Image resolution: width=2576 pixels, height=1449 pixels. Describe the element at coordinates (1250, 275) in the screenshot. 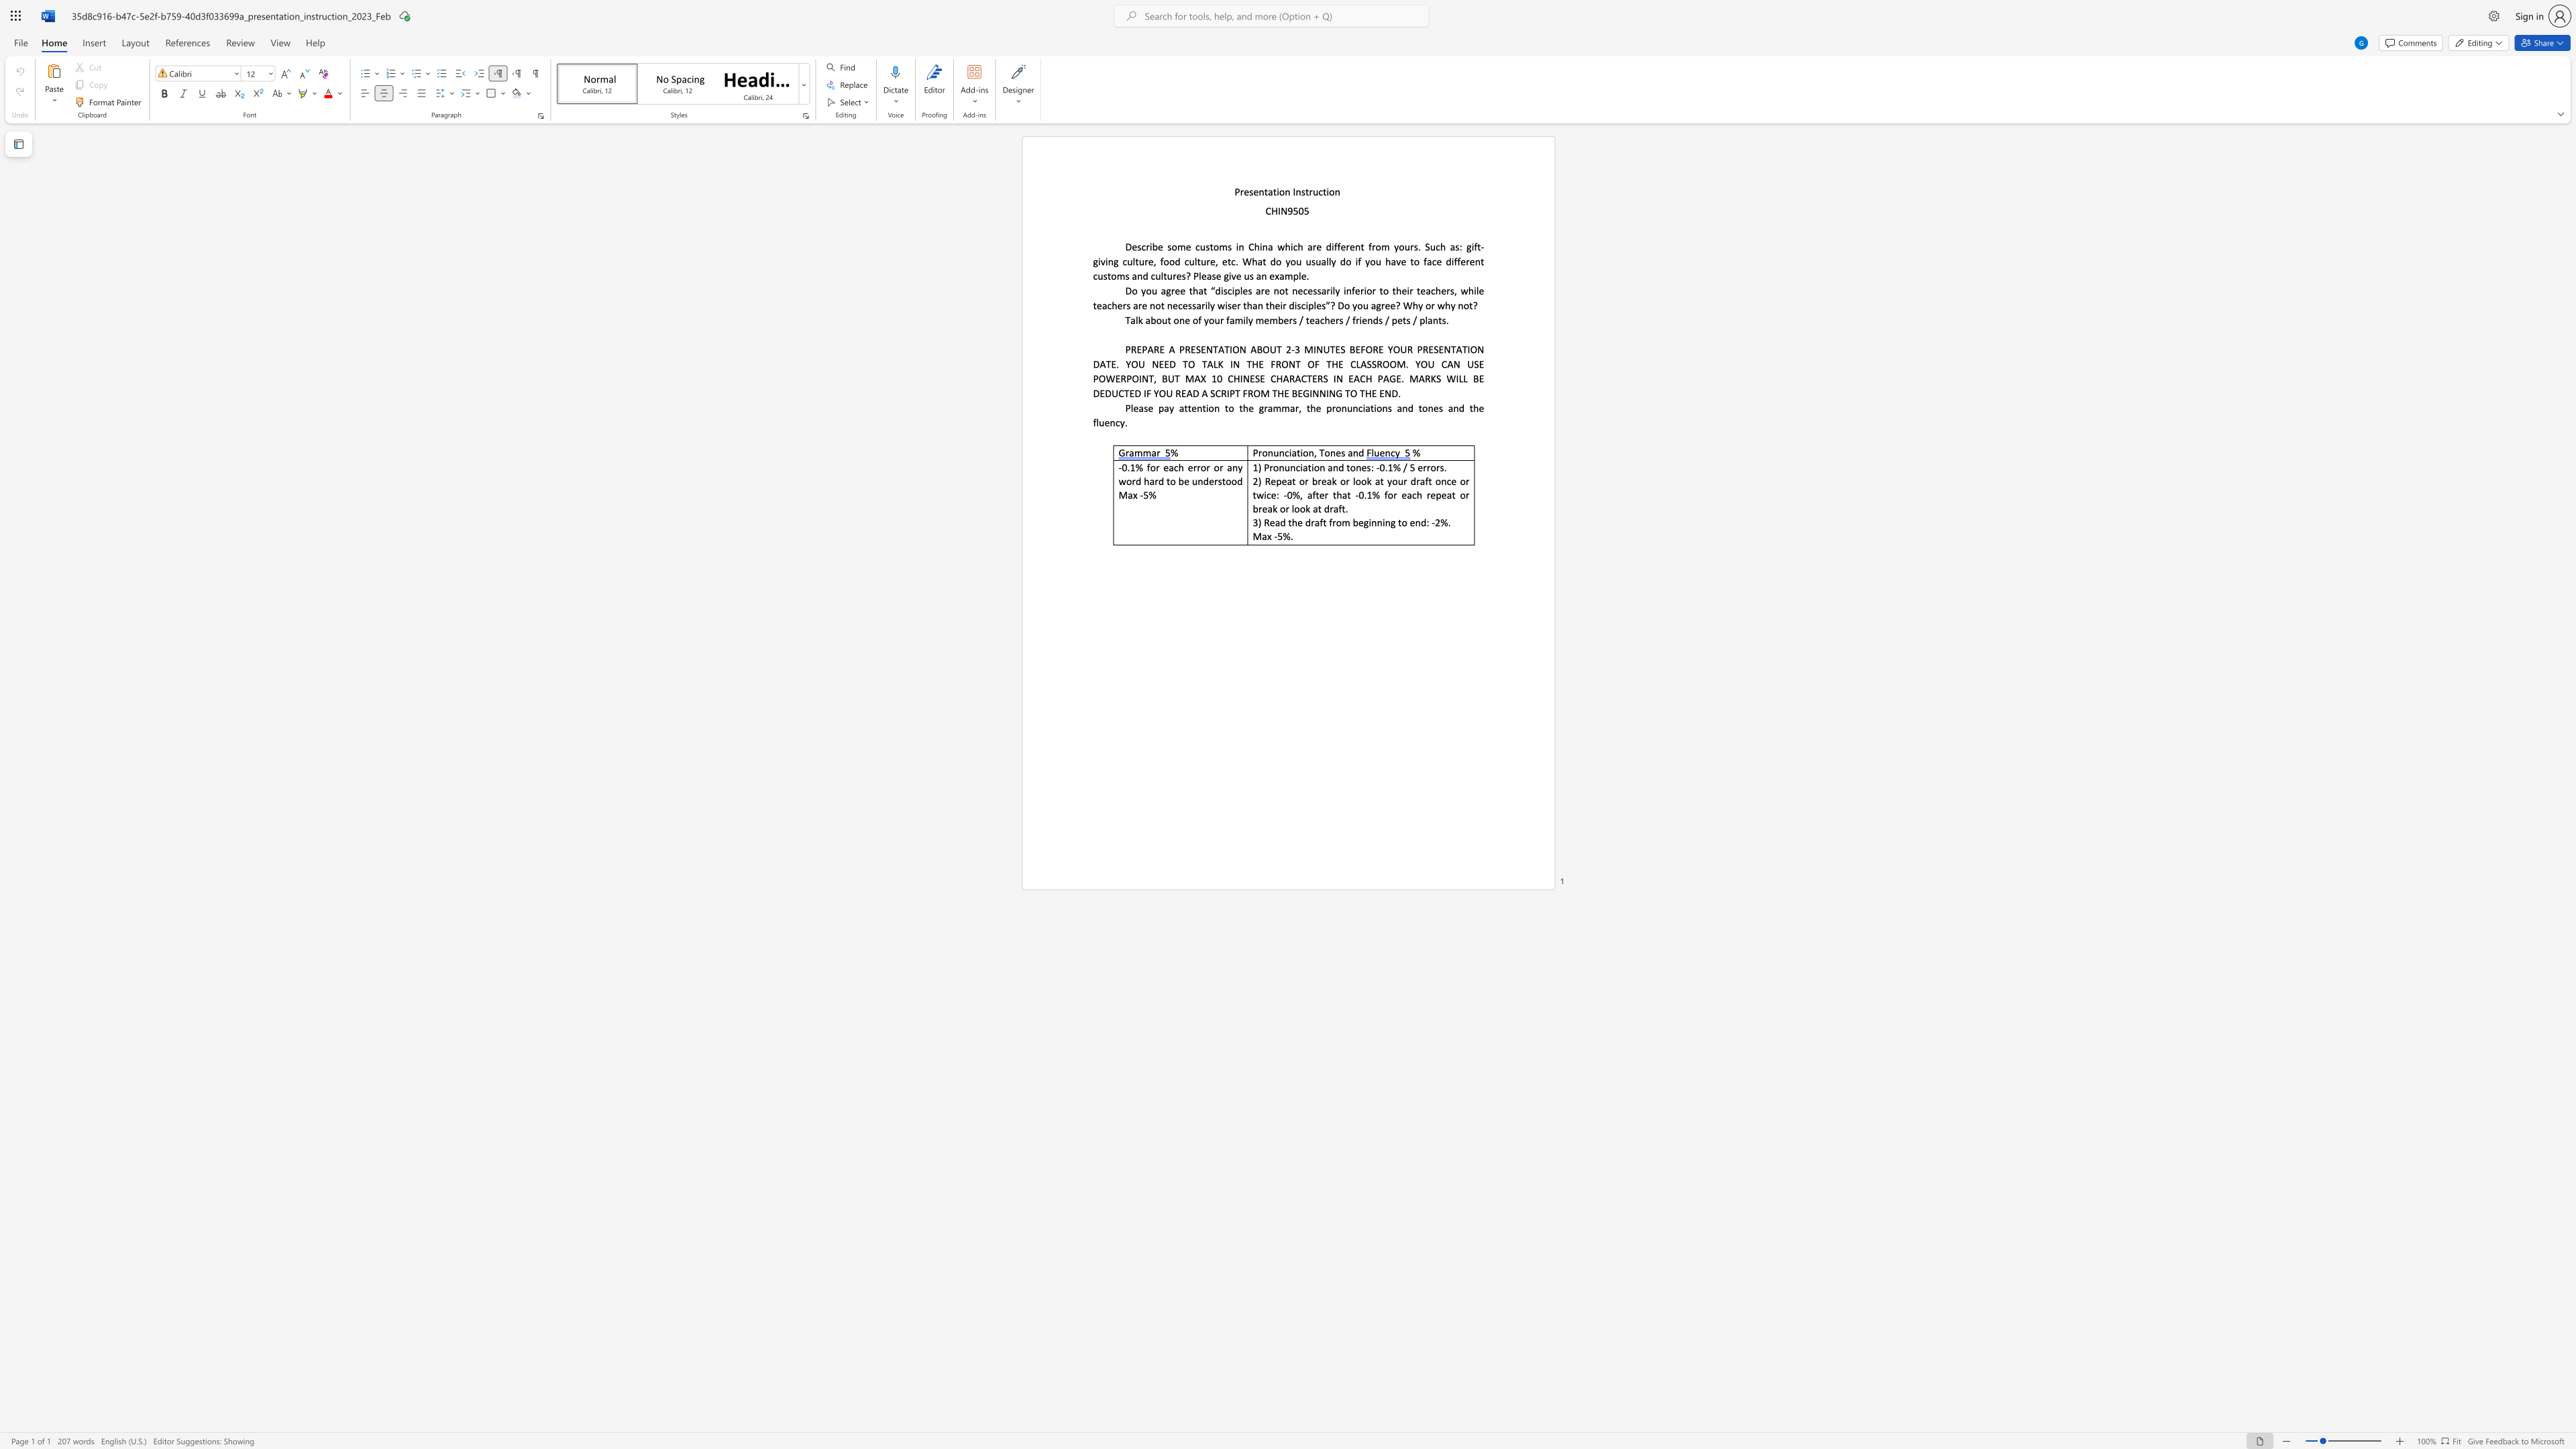

I see `the 2th character "s" in the text` at that location.